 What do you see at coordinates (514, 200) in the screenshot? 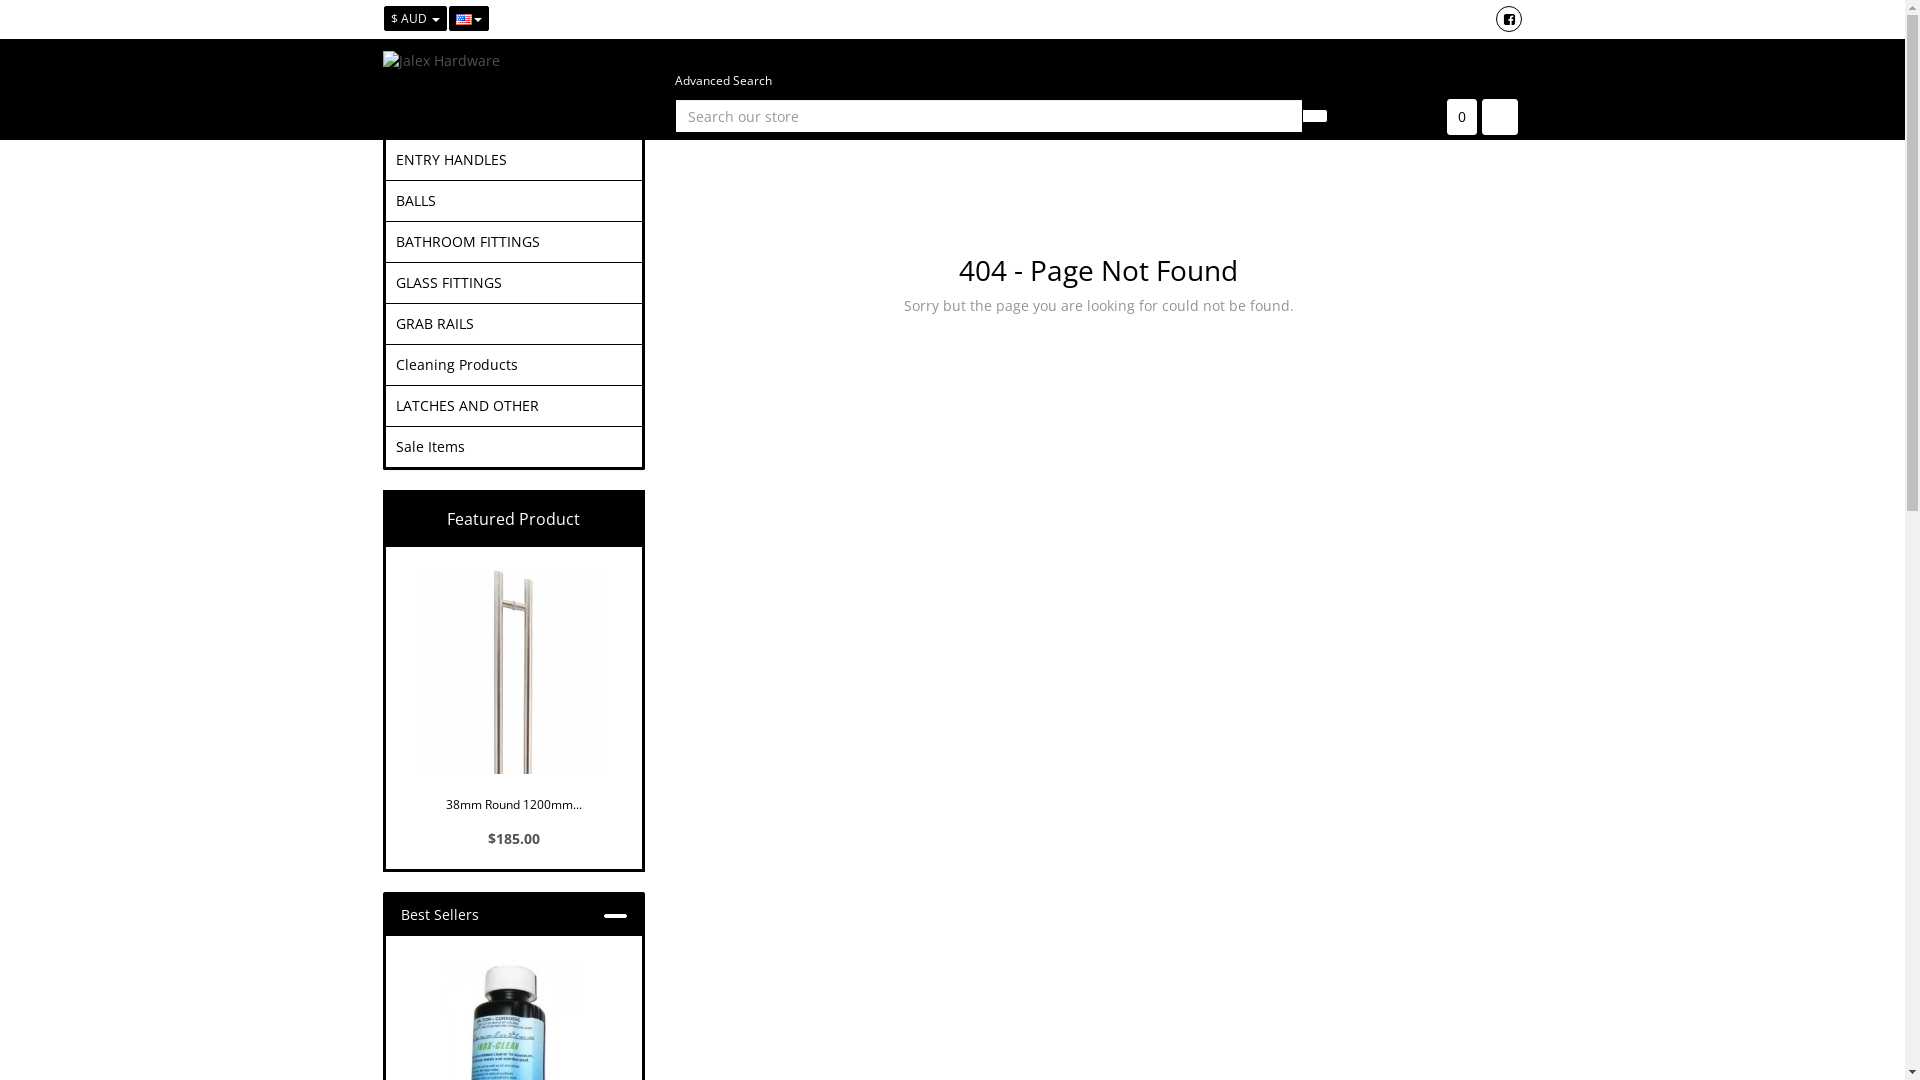
I see `'BALLS'` at bounding box center [514, 200].